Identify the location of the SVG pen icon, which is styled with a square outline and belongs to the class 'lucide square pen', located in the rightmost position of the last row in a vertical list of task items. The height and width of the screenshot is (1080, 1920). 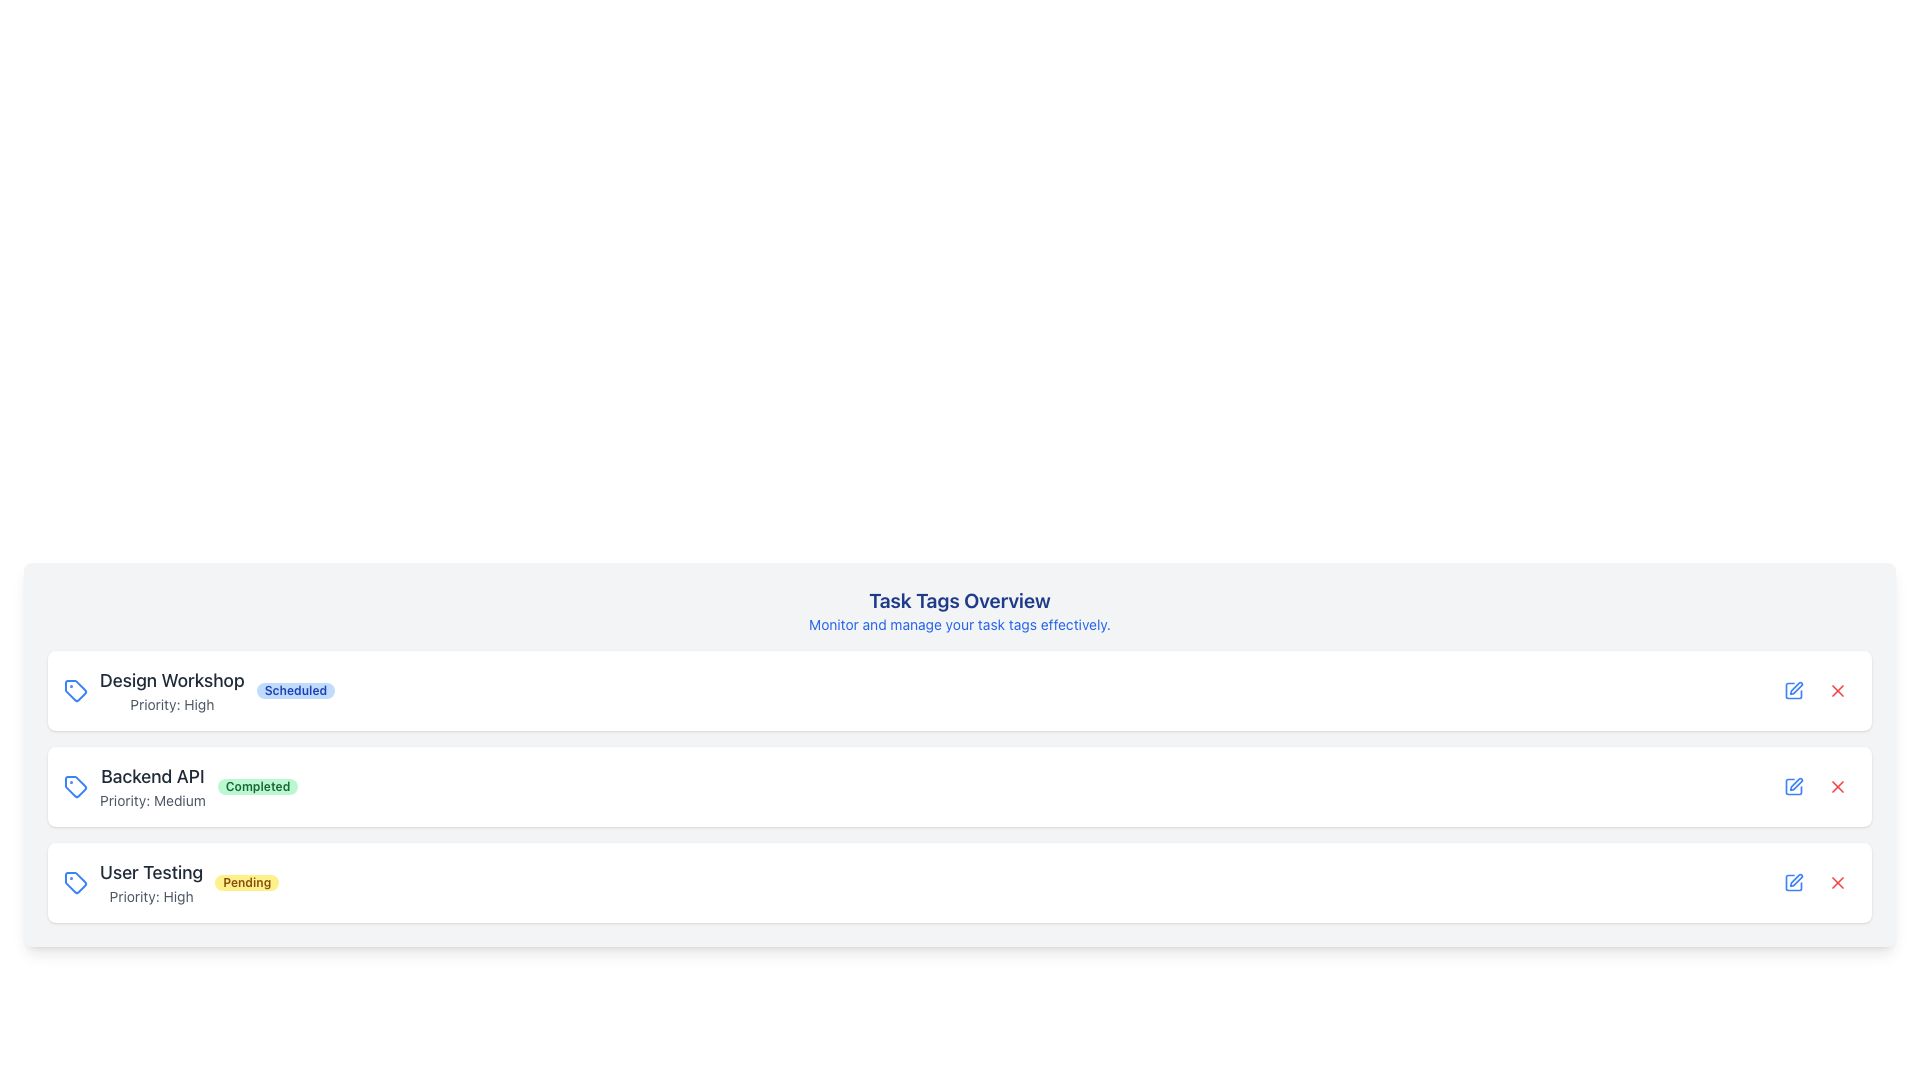
(1796, 879).